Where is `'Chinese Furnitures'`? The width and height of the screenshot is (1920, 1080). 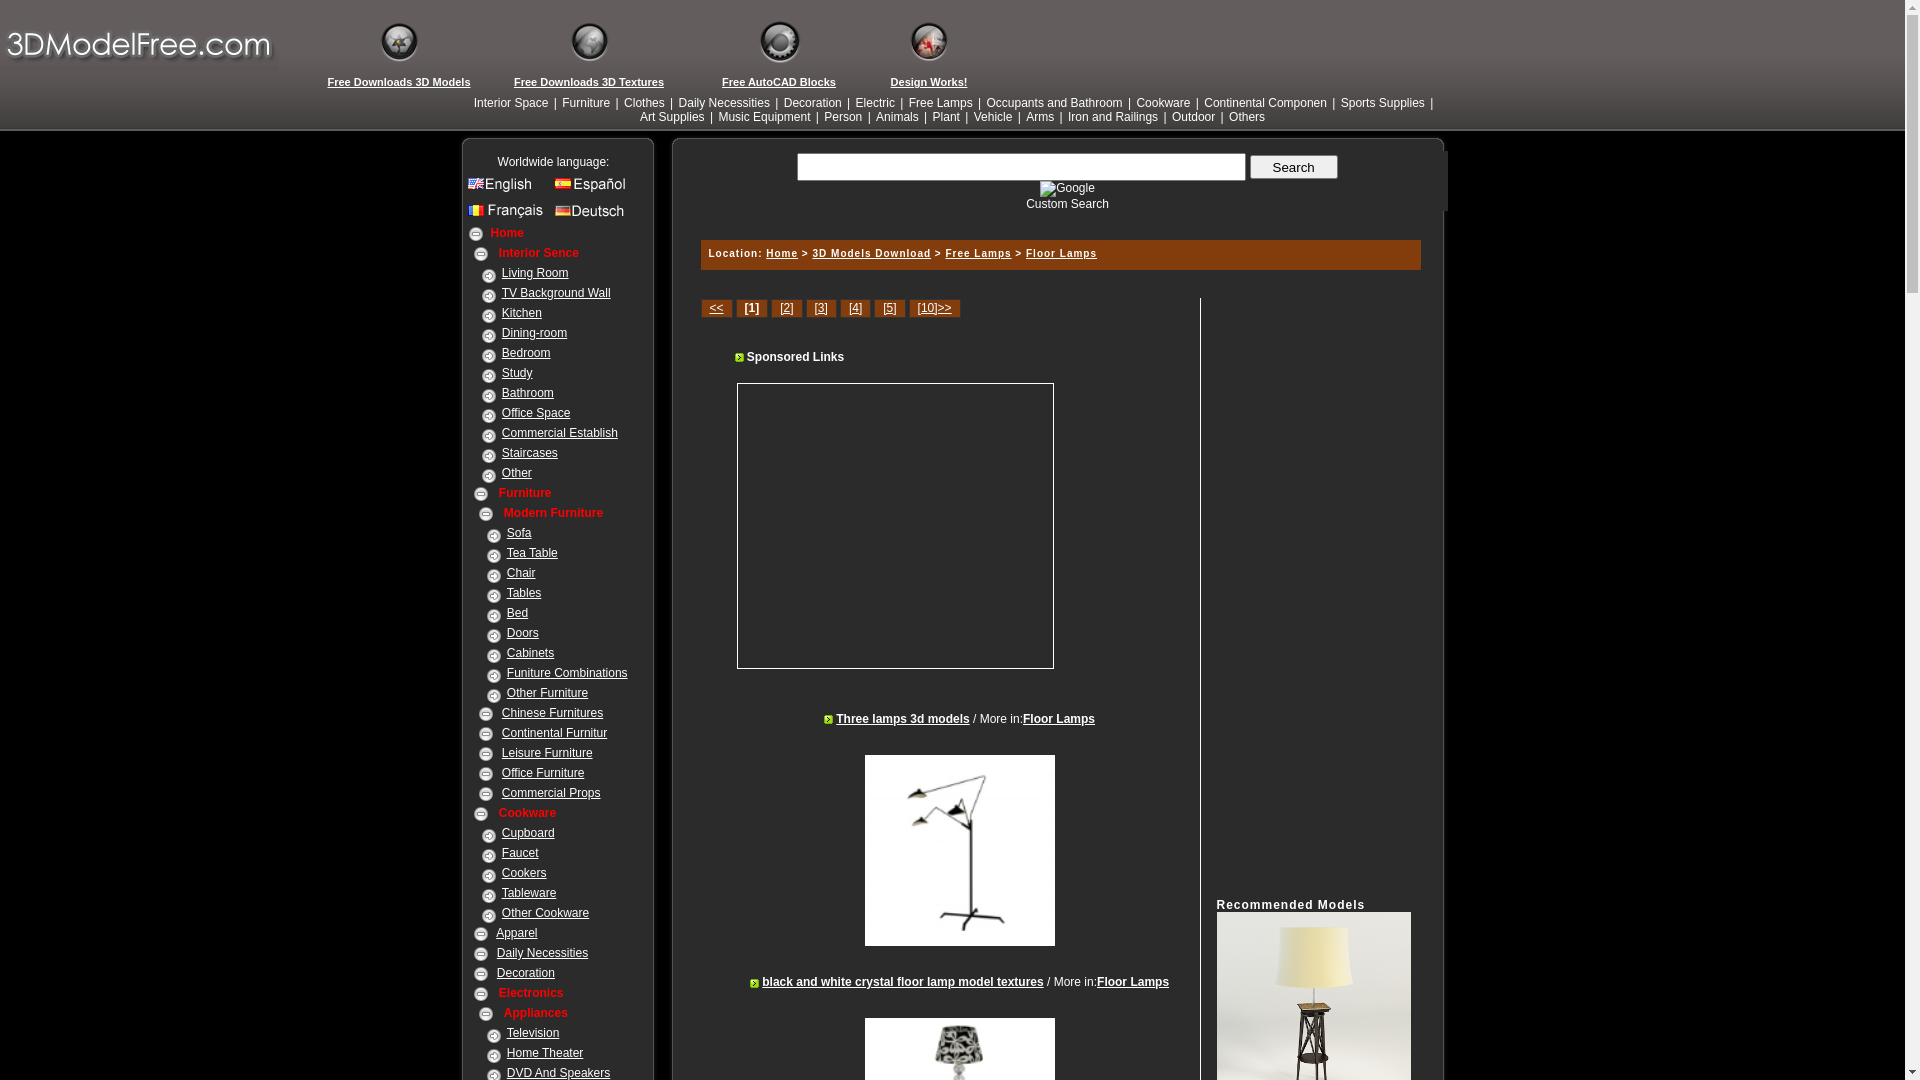
'Chinese Furnitures' is located at coordinates (552, 712).